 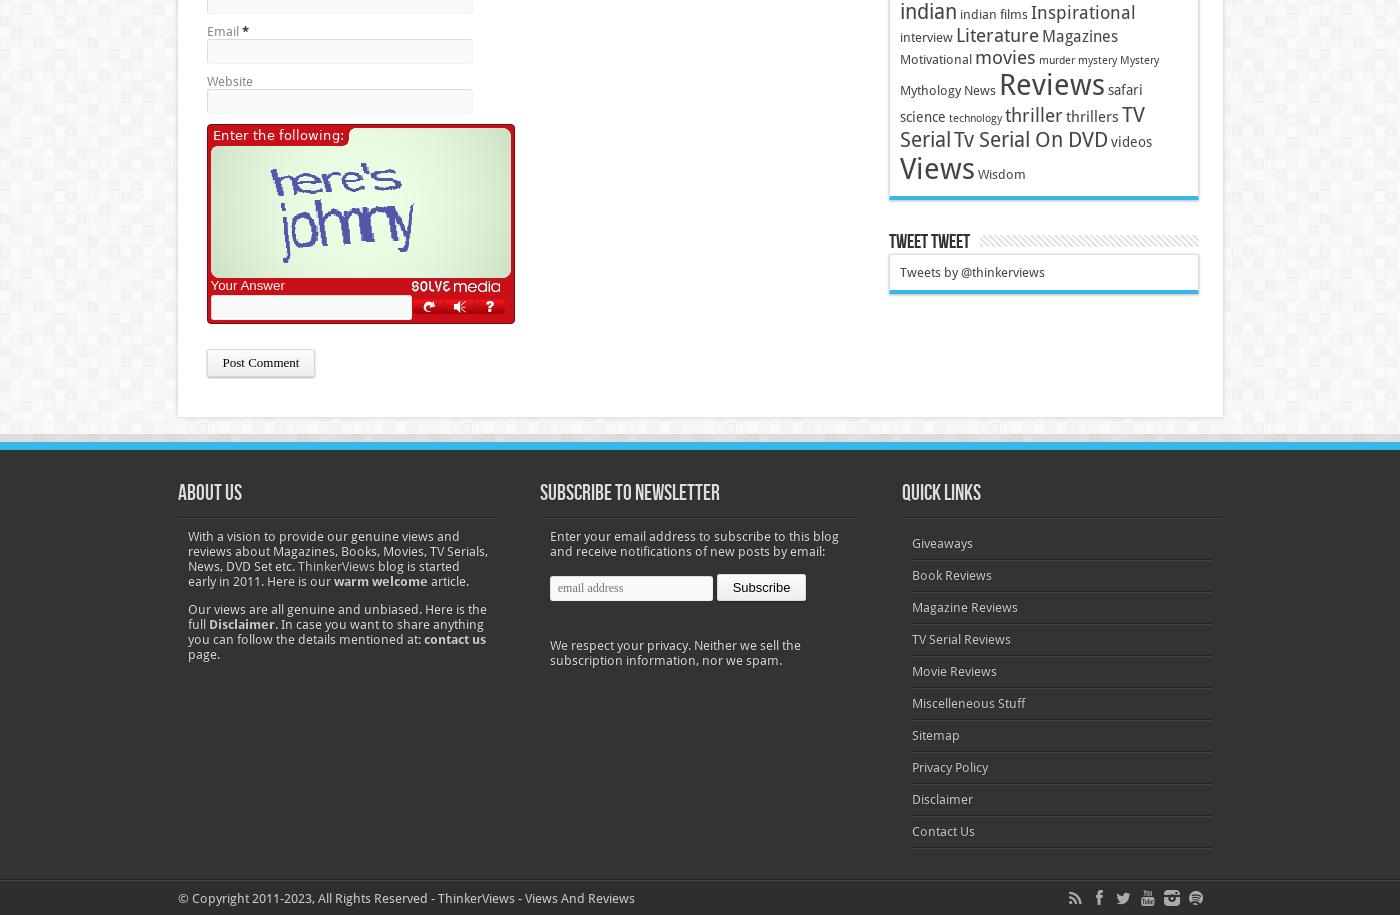 What do you see at coordinates (972, 56) in the screenshot?
I see `'movies'` at bounding box center [972, 56].